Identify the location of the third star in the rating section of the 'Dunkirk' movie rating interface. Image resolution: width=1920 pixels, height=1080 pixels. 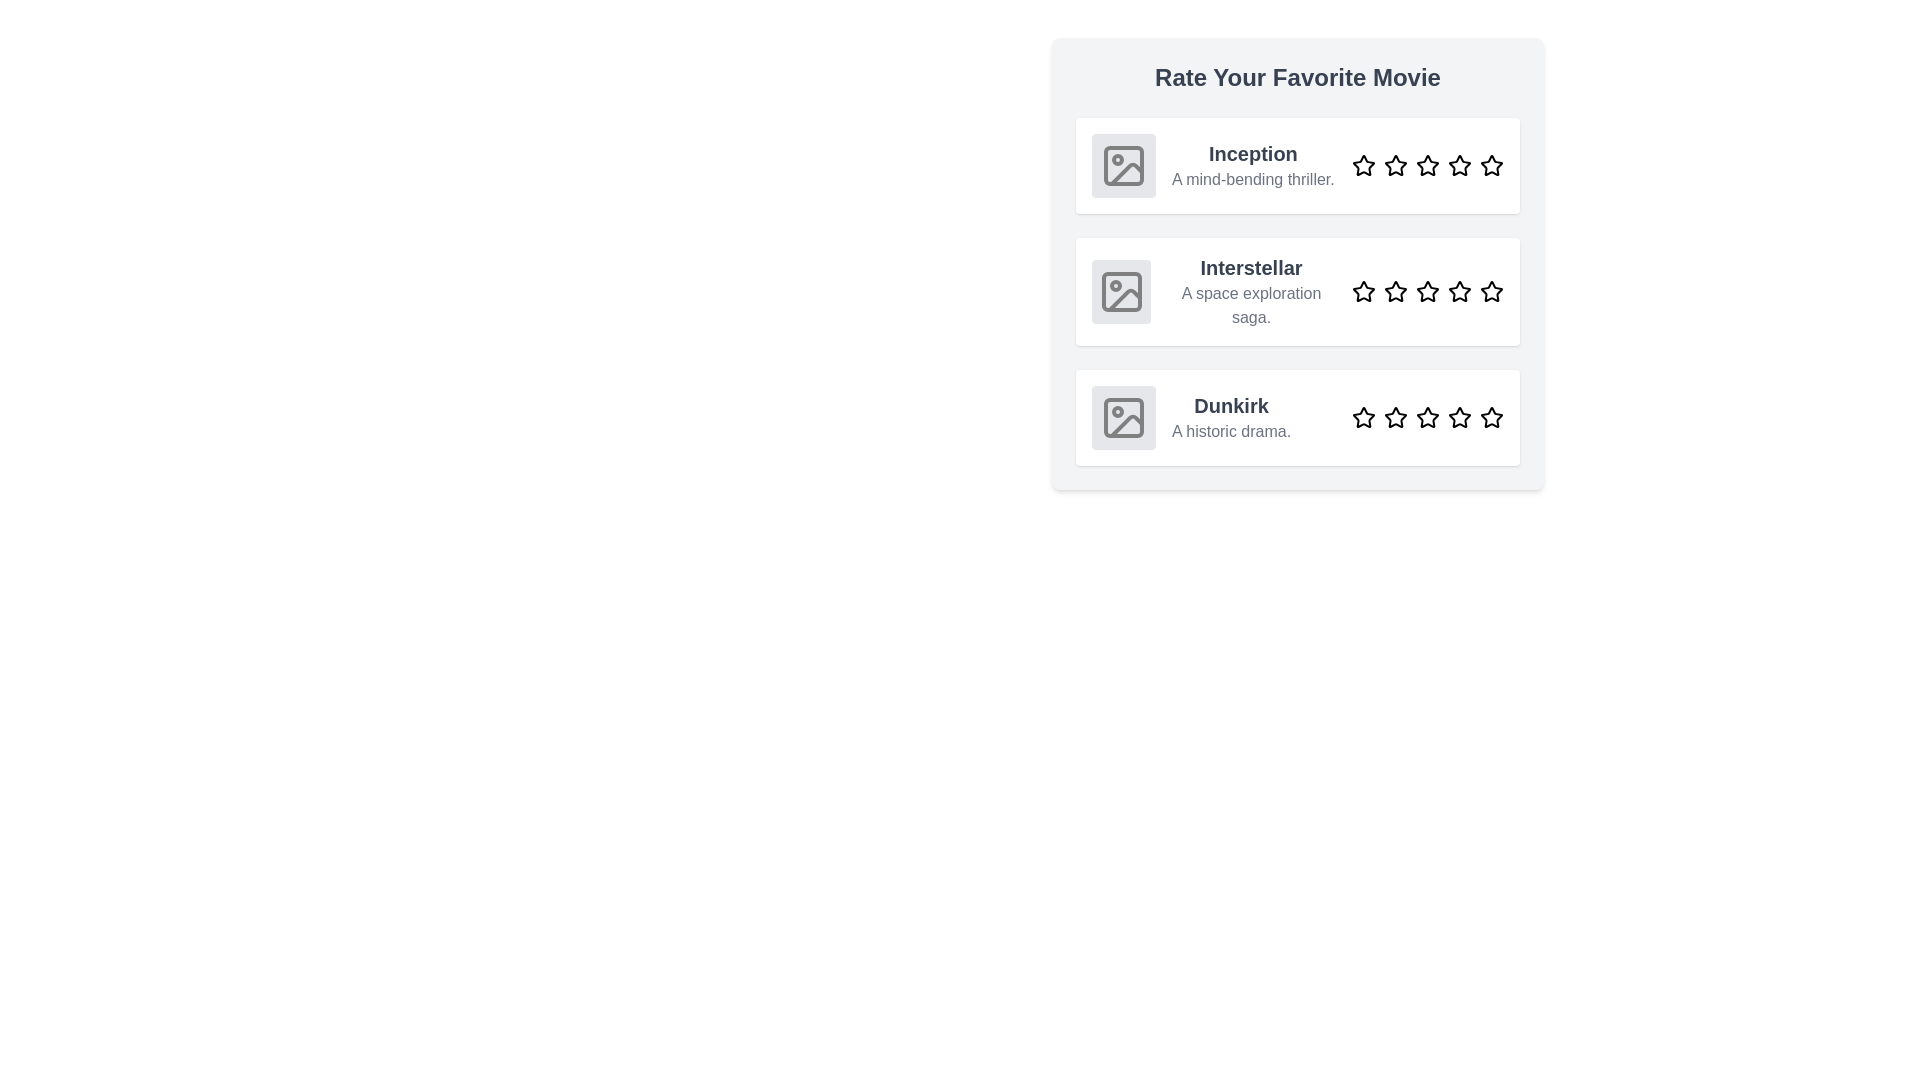
(1427, 416).